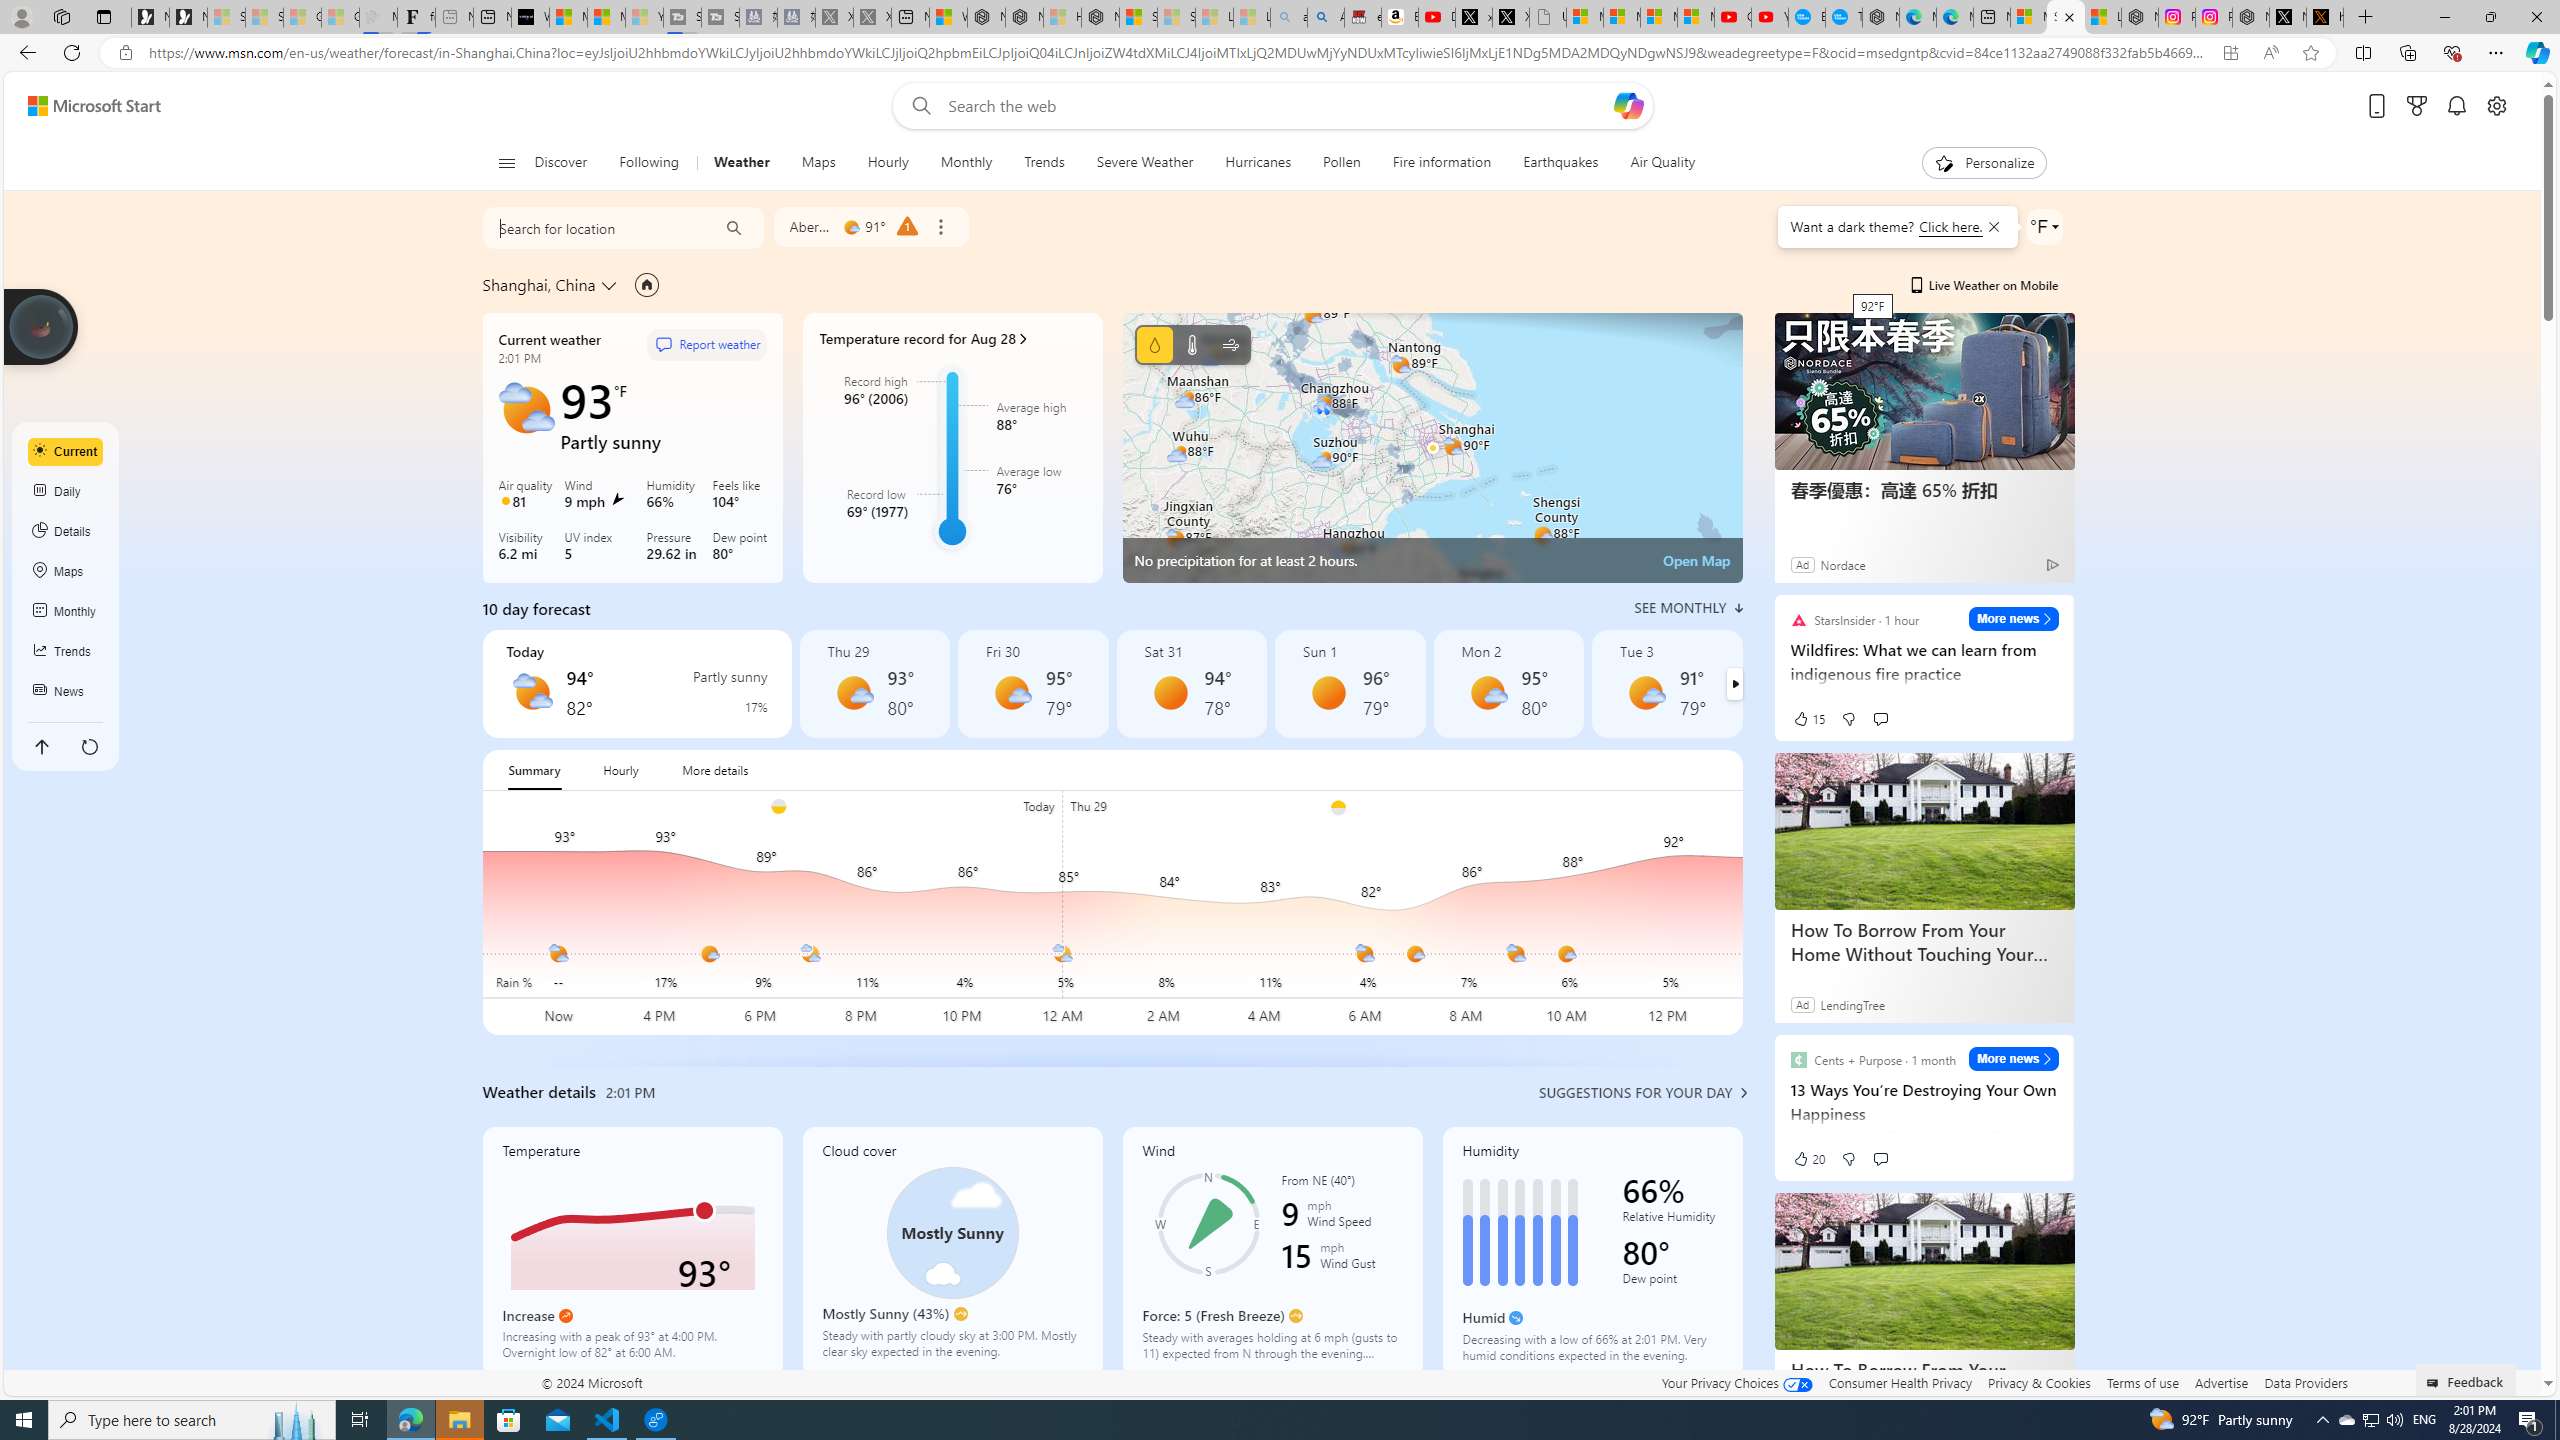 This screenshot has height=1440, width=2560. What do you see at coordinates (564, 1315) in the screenshot?
I see `'Increase'` at bounding box center [564, 1315].